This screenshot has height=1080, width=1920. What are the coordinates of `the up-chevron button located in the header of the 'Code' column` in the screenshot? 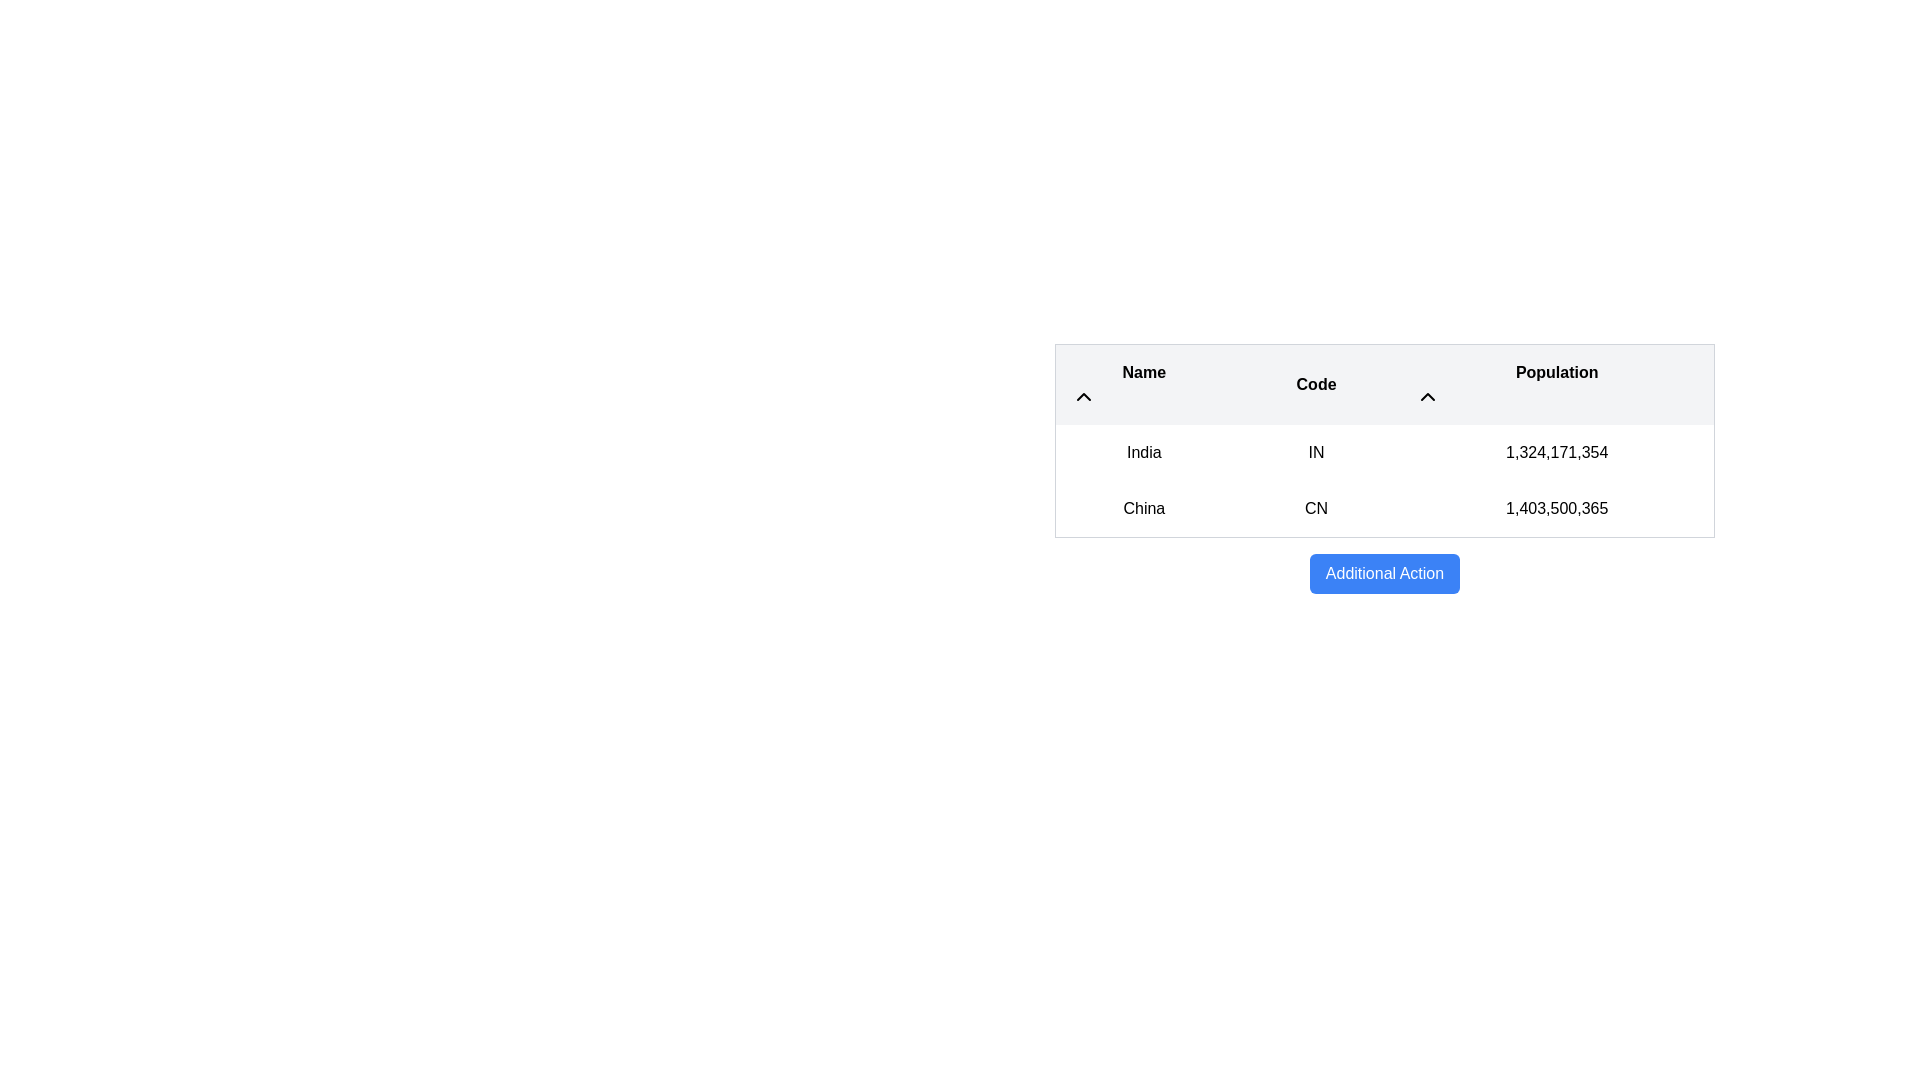 It's located at (1427, 397).